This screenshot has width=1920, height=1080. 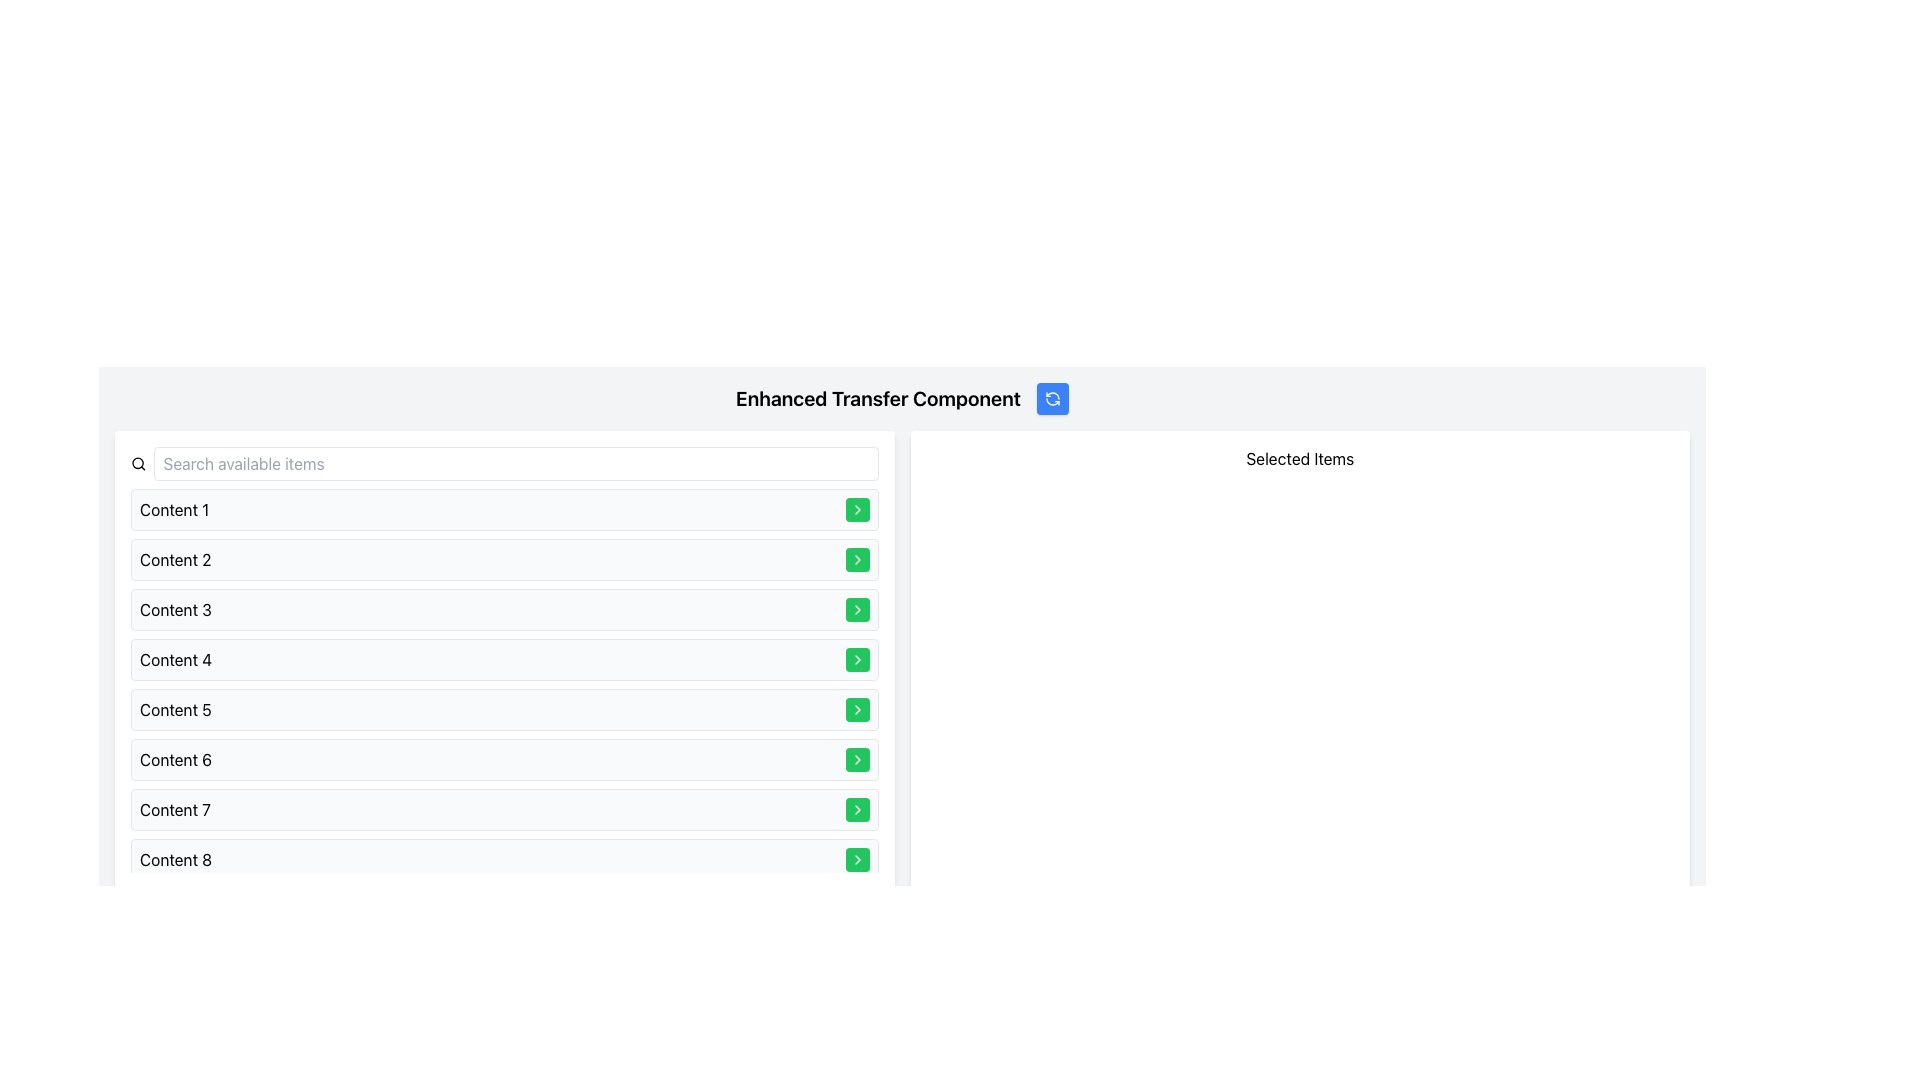 What do you see at coordinates (857, 608) in the screenshot?
I see `the button located in the third row of the list titled 'Content 3' on the far right` at bounding box center [857, 608].